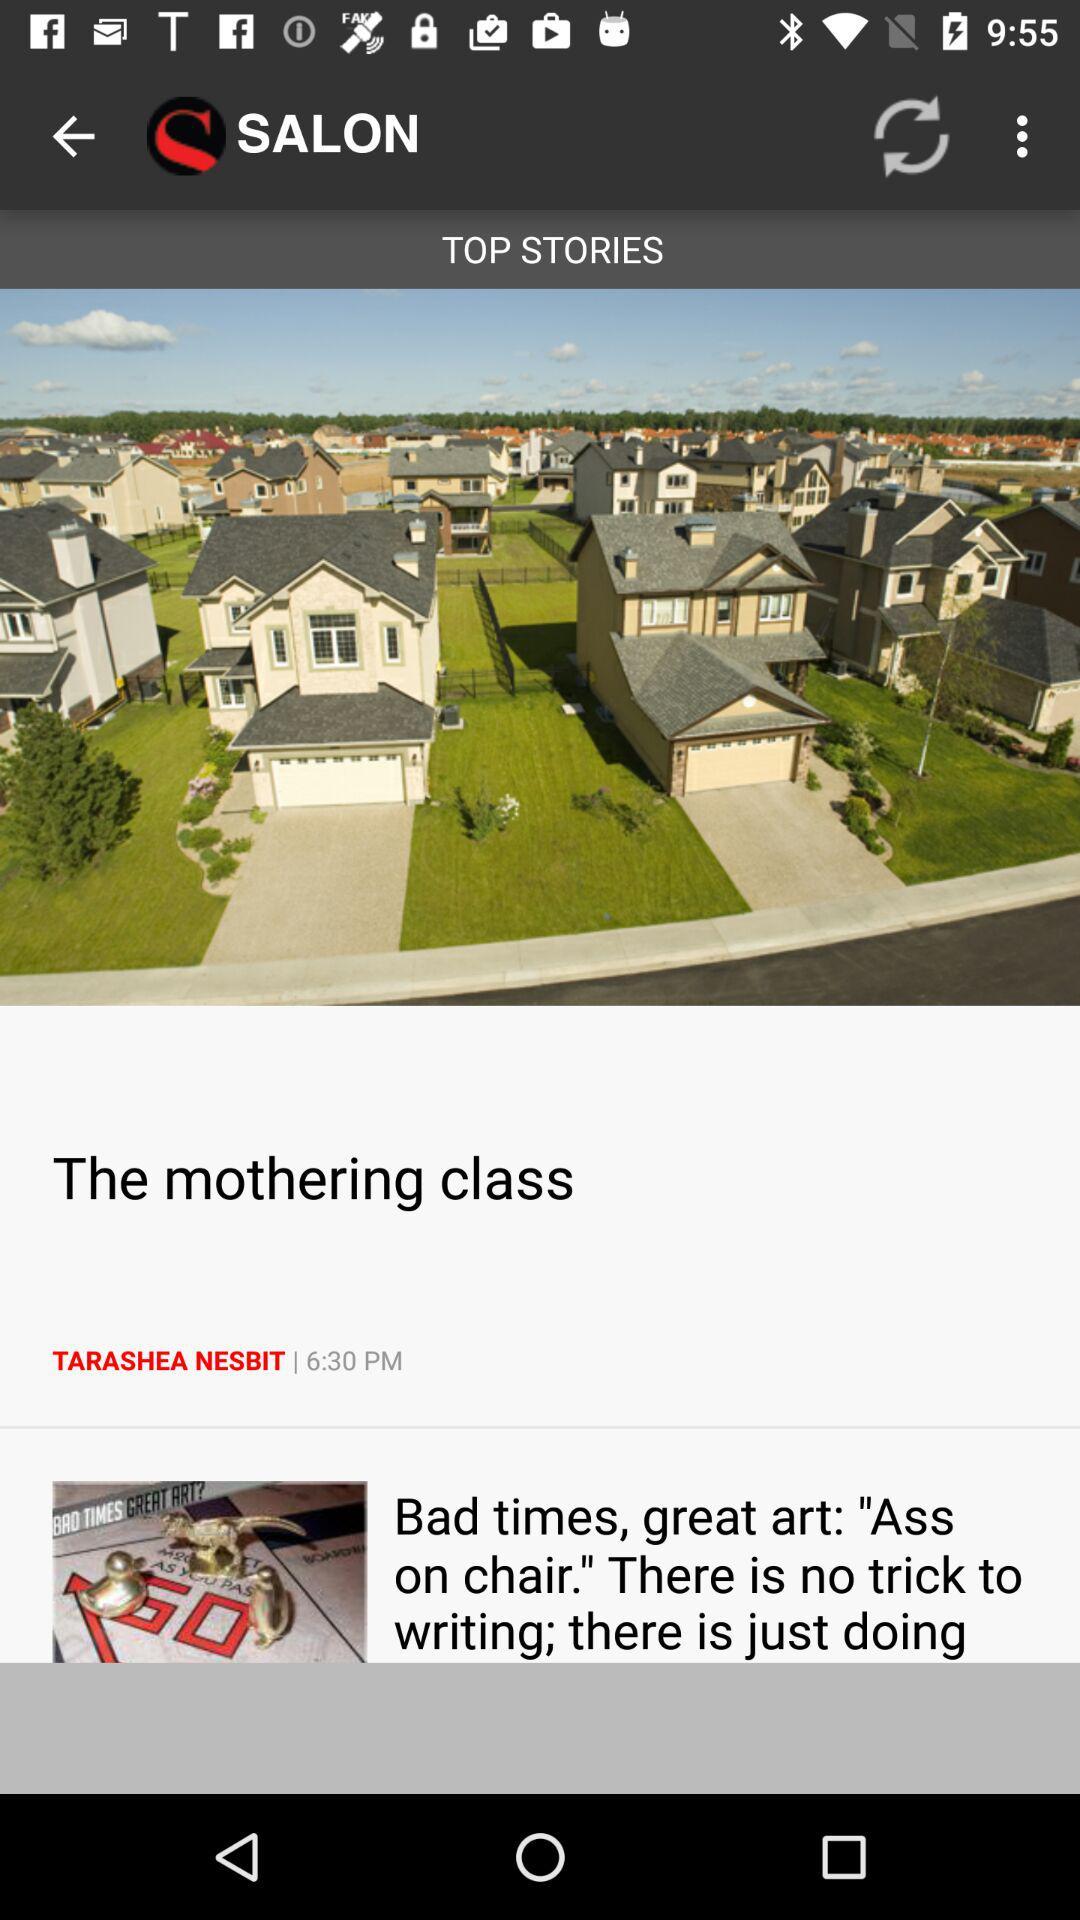  Describe the element at coordinates (540, 1360) in the screenshot. I see `tarashea nesbit 6 item` at that location.